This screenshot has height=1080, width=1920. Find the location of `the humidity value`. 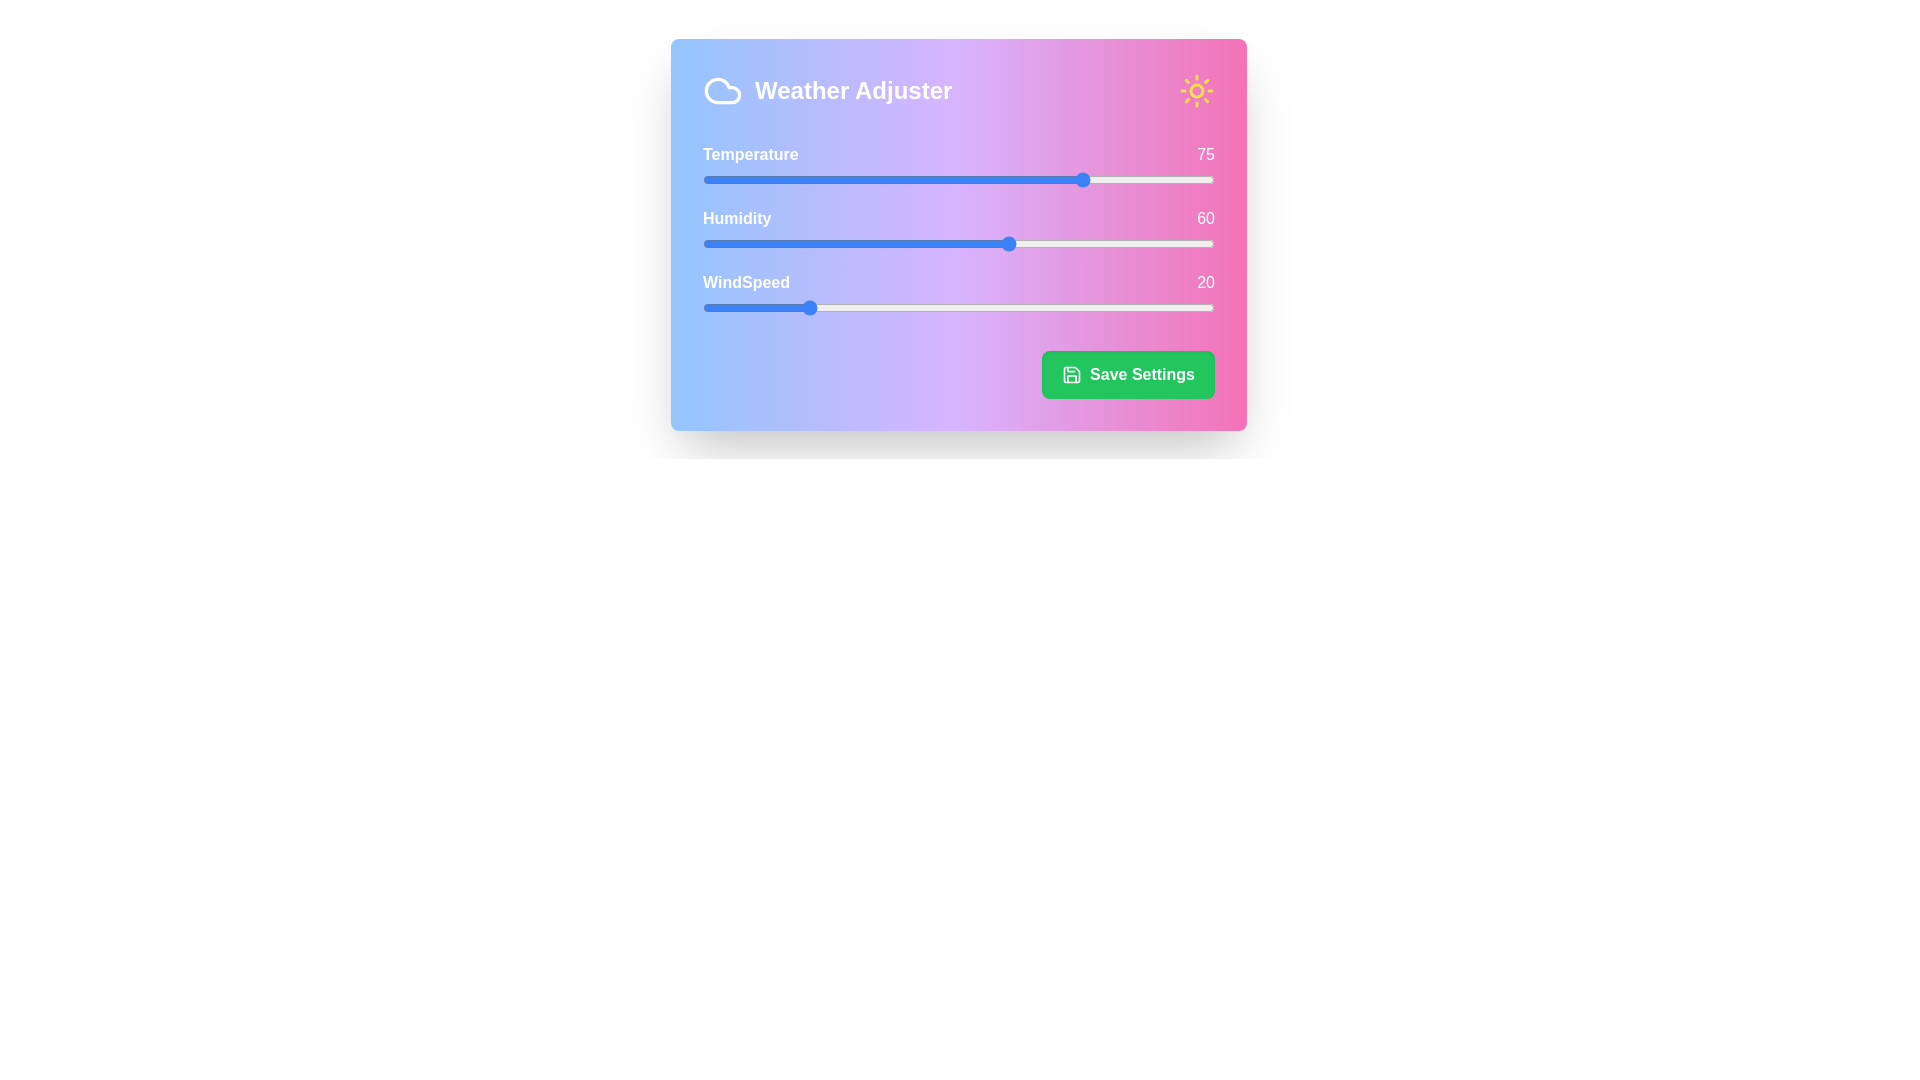

the humidity value is located at coordinates (1208, 242).